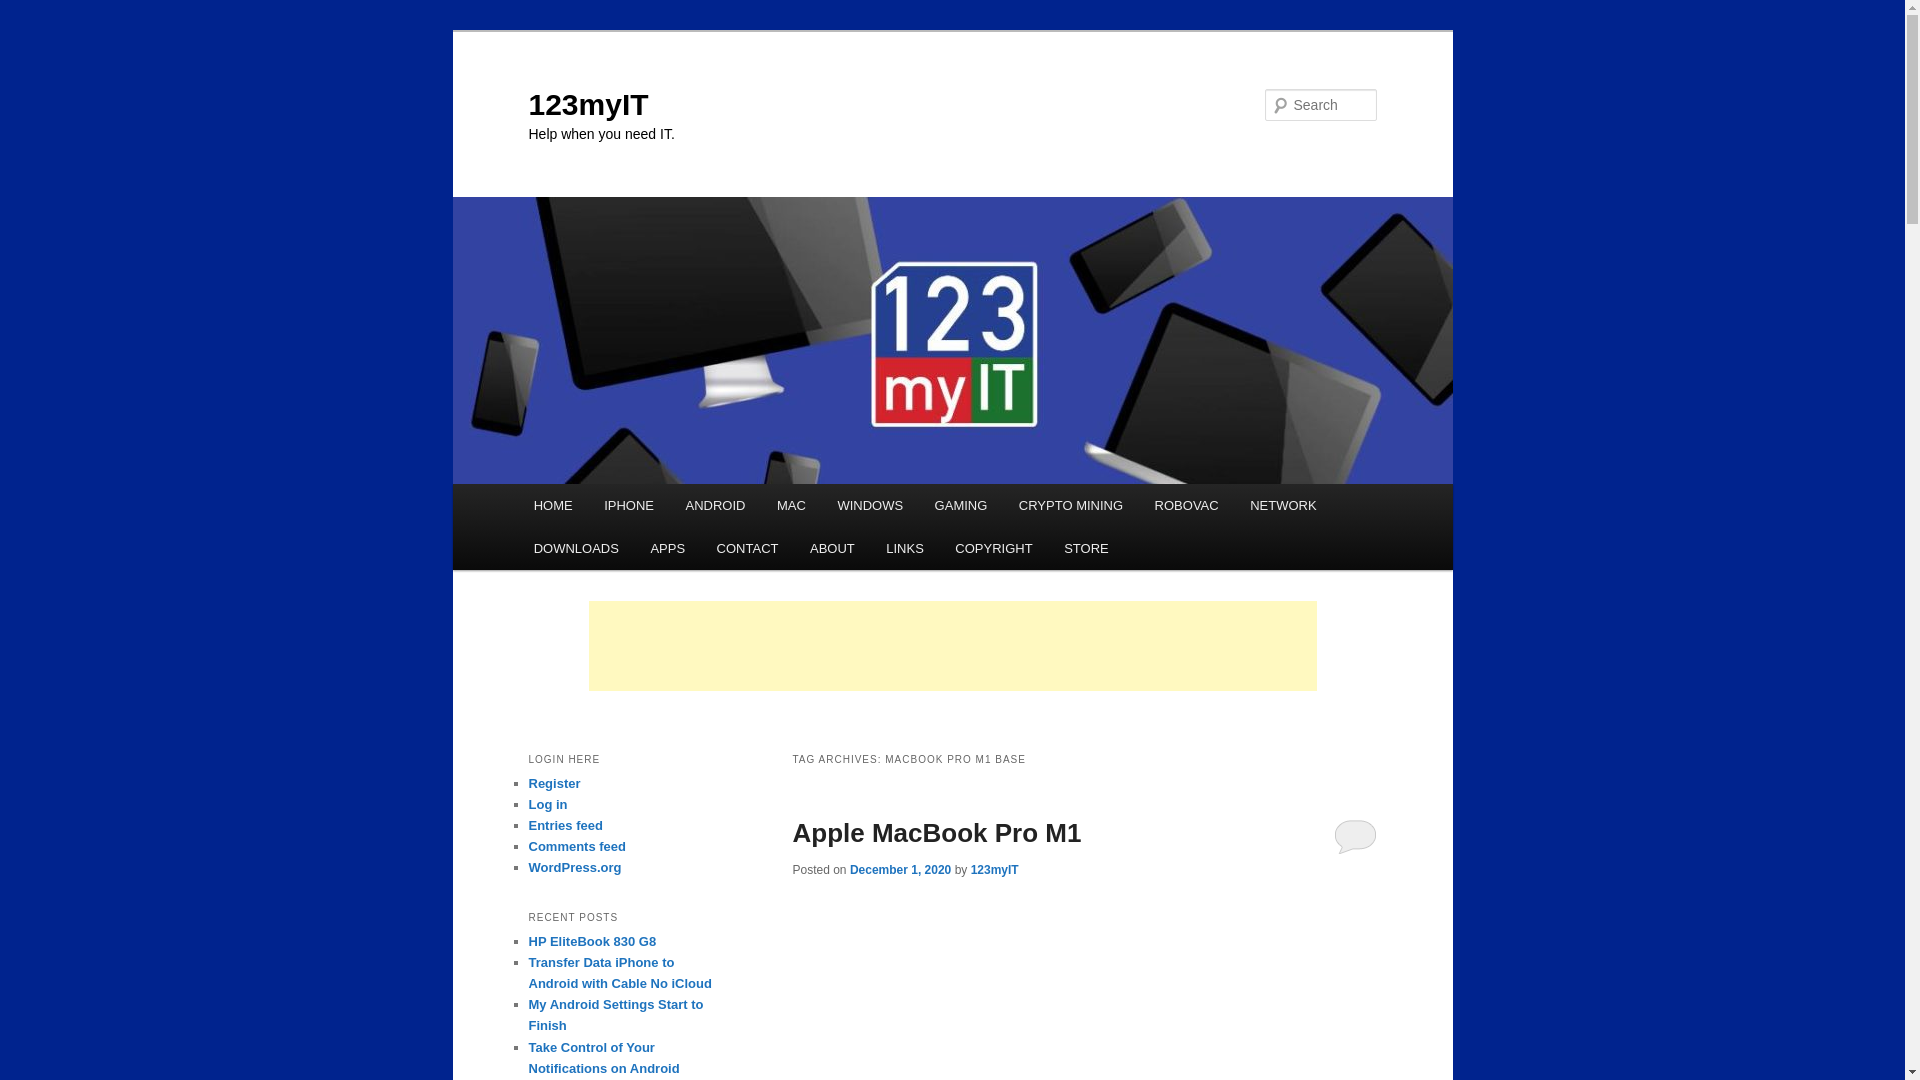 Image resolution: width=1920 pixels, height=1080 pixels. Describe the element at coordinates (528, 1056) in the screenshot. I see `'Take Control of Your Notifications on Android'` at that location.